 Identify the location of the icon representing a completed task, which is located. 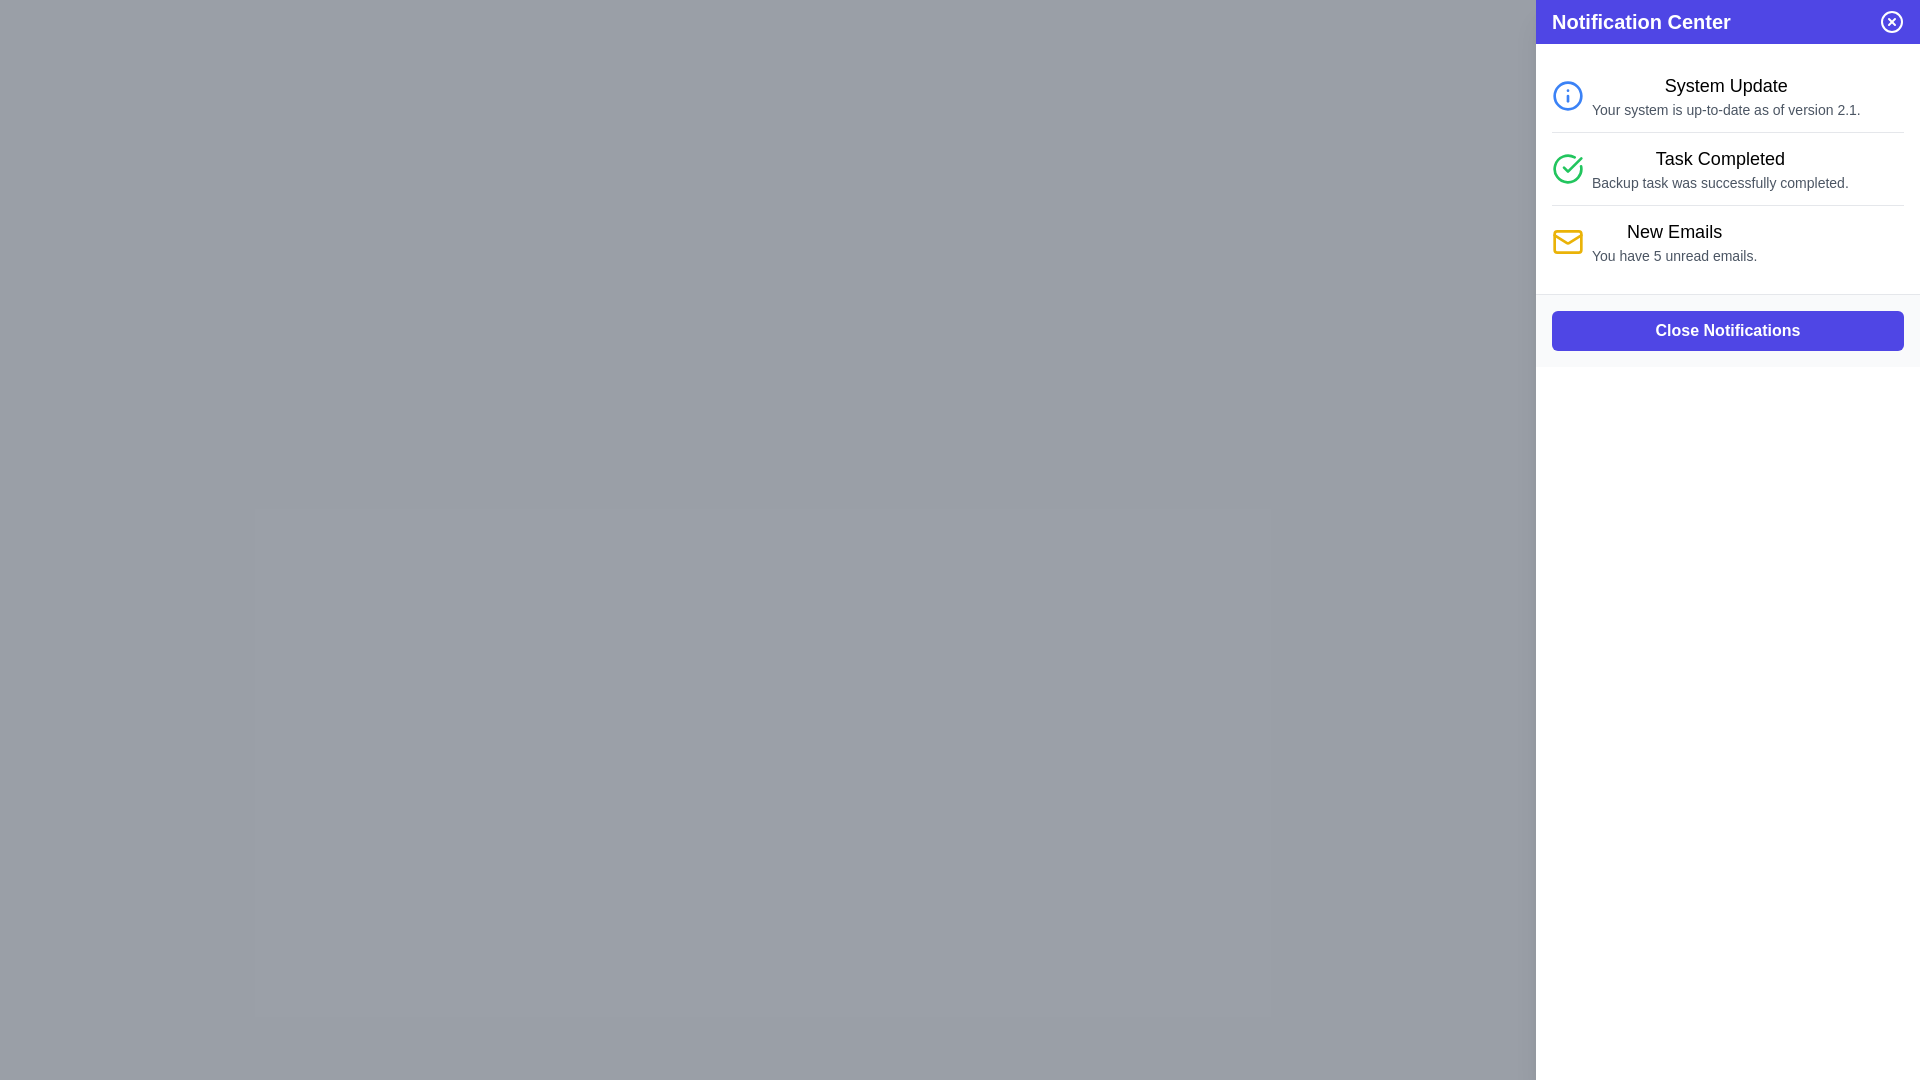
(1567, 168).